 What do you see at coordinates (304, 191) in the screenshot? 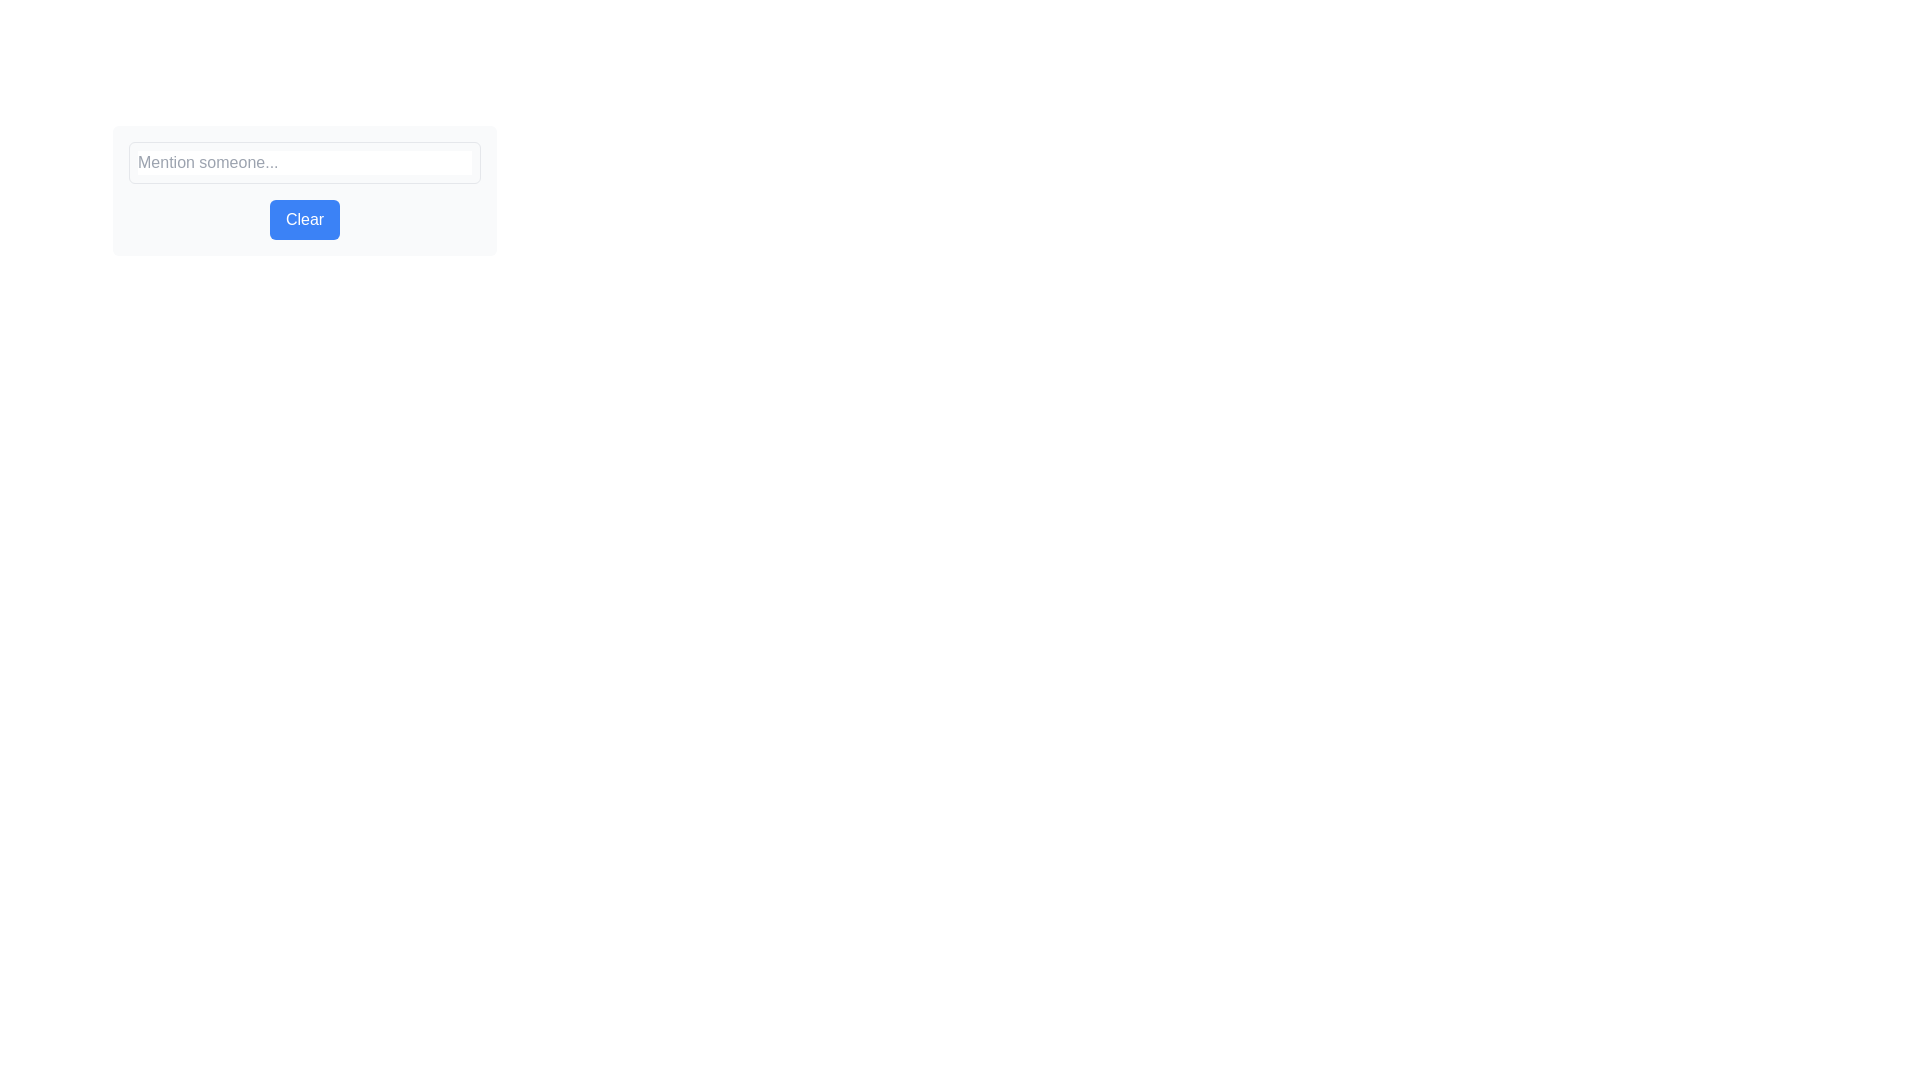
I see `the blue rectangular 'Clear' button with rounded corners located below the input field labeled 'Mention someone...'` at bounding box center [304, 191].